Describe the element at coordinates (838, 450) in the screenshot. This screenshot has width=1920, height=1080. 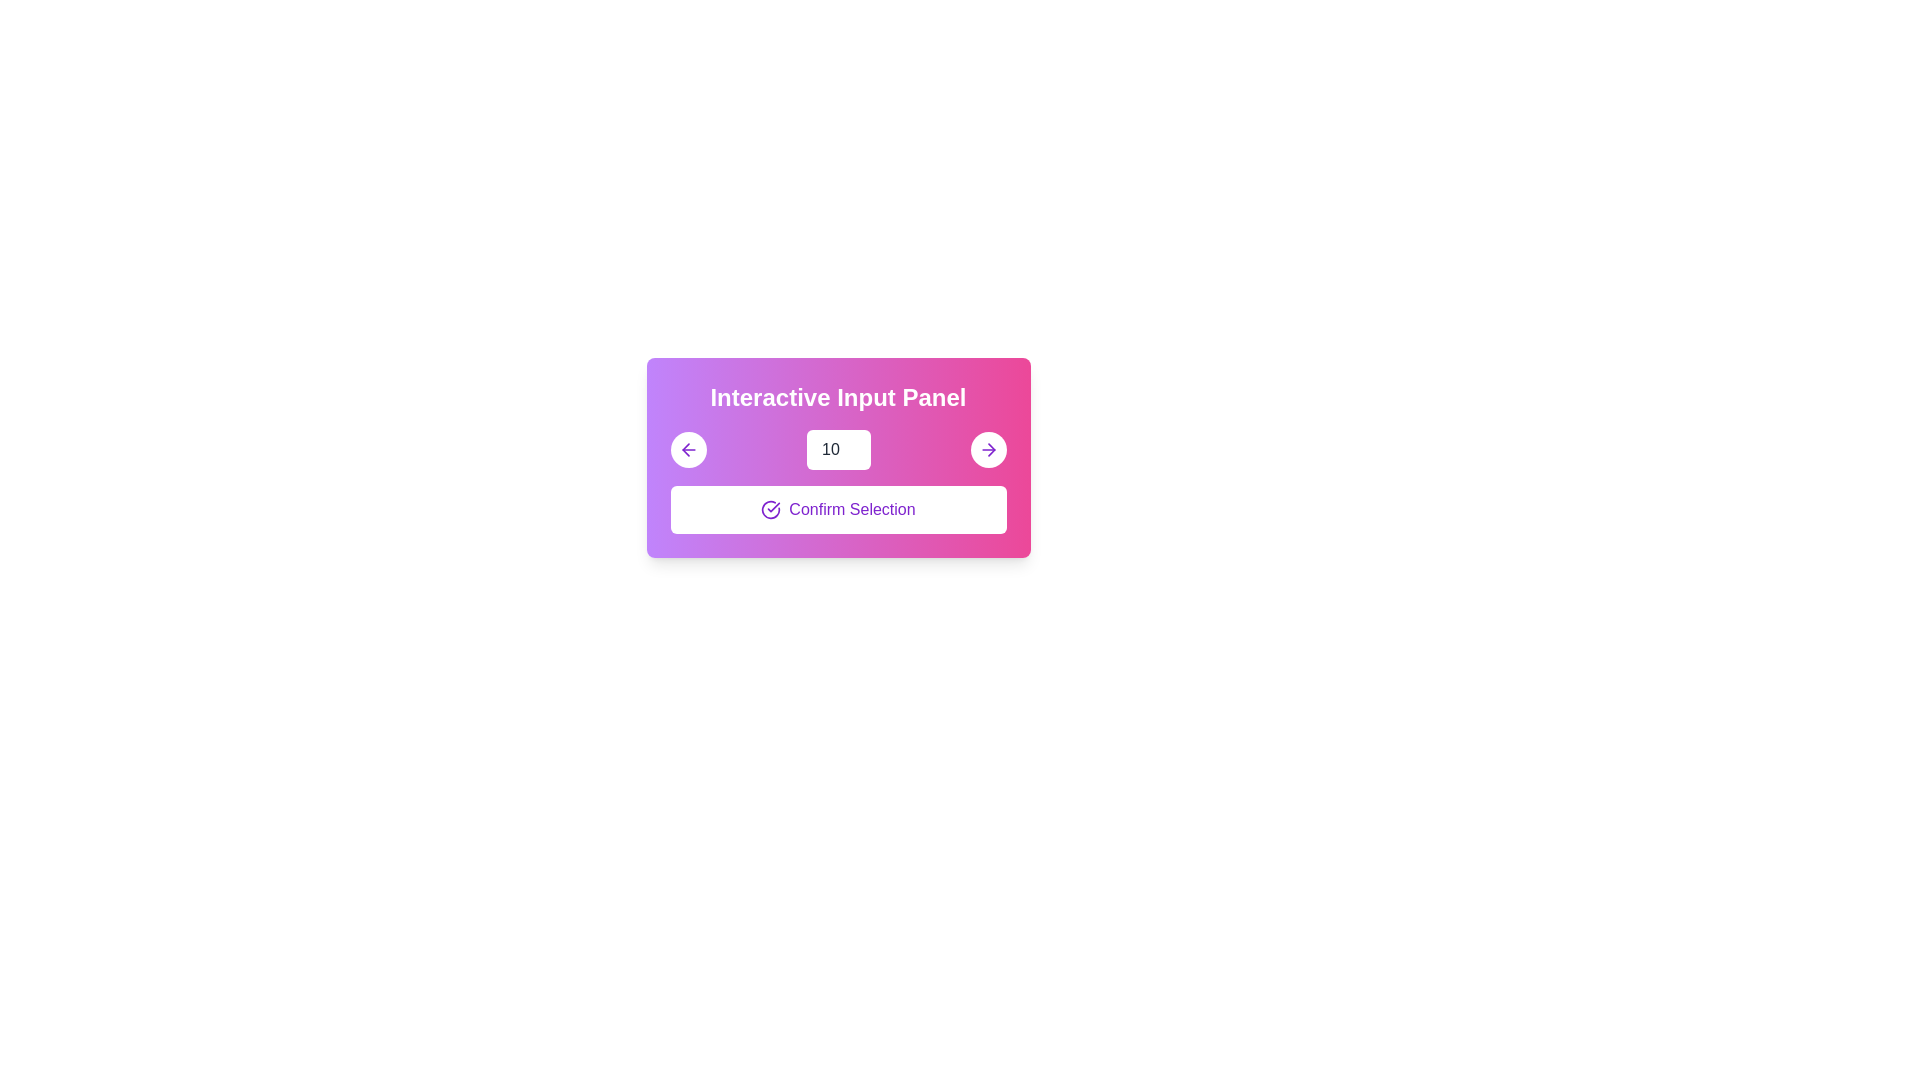
I see `the numeric input field of the composite UI component that combines number input and navigation buttons to edit the number` at that location.